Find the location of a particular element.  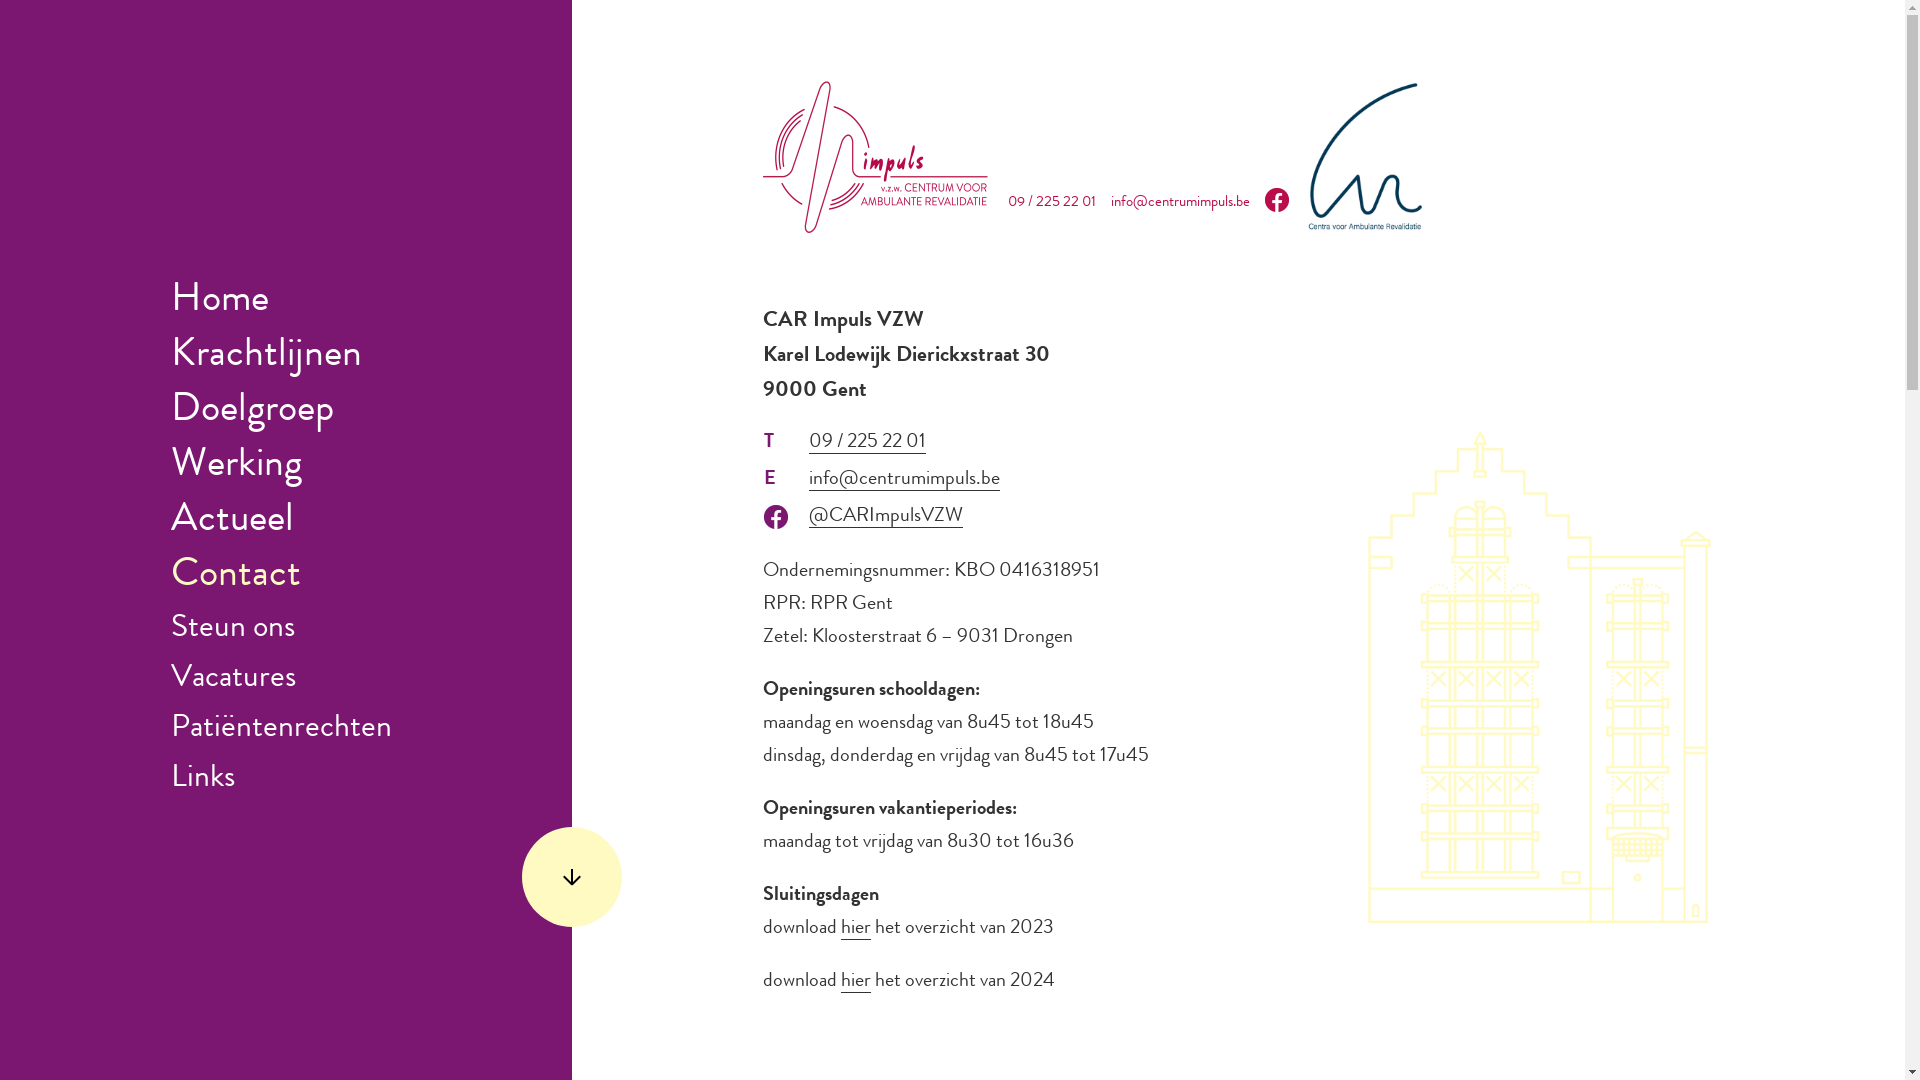

'hier' is located at coordinates (855, 981).